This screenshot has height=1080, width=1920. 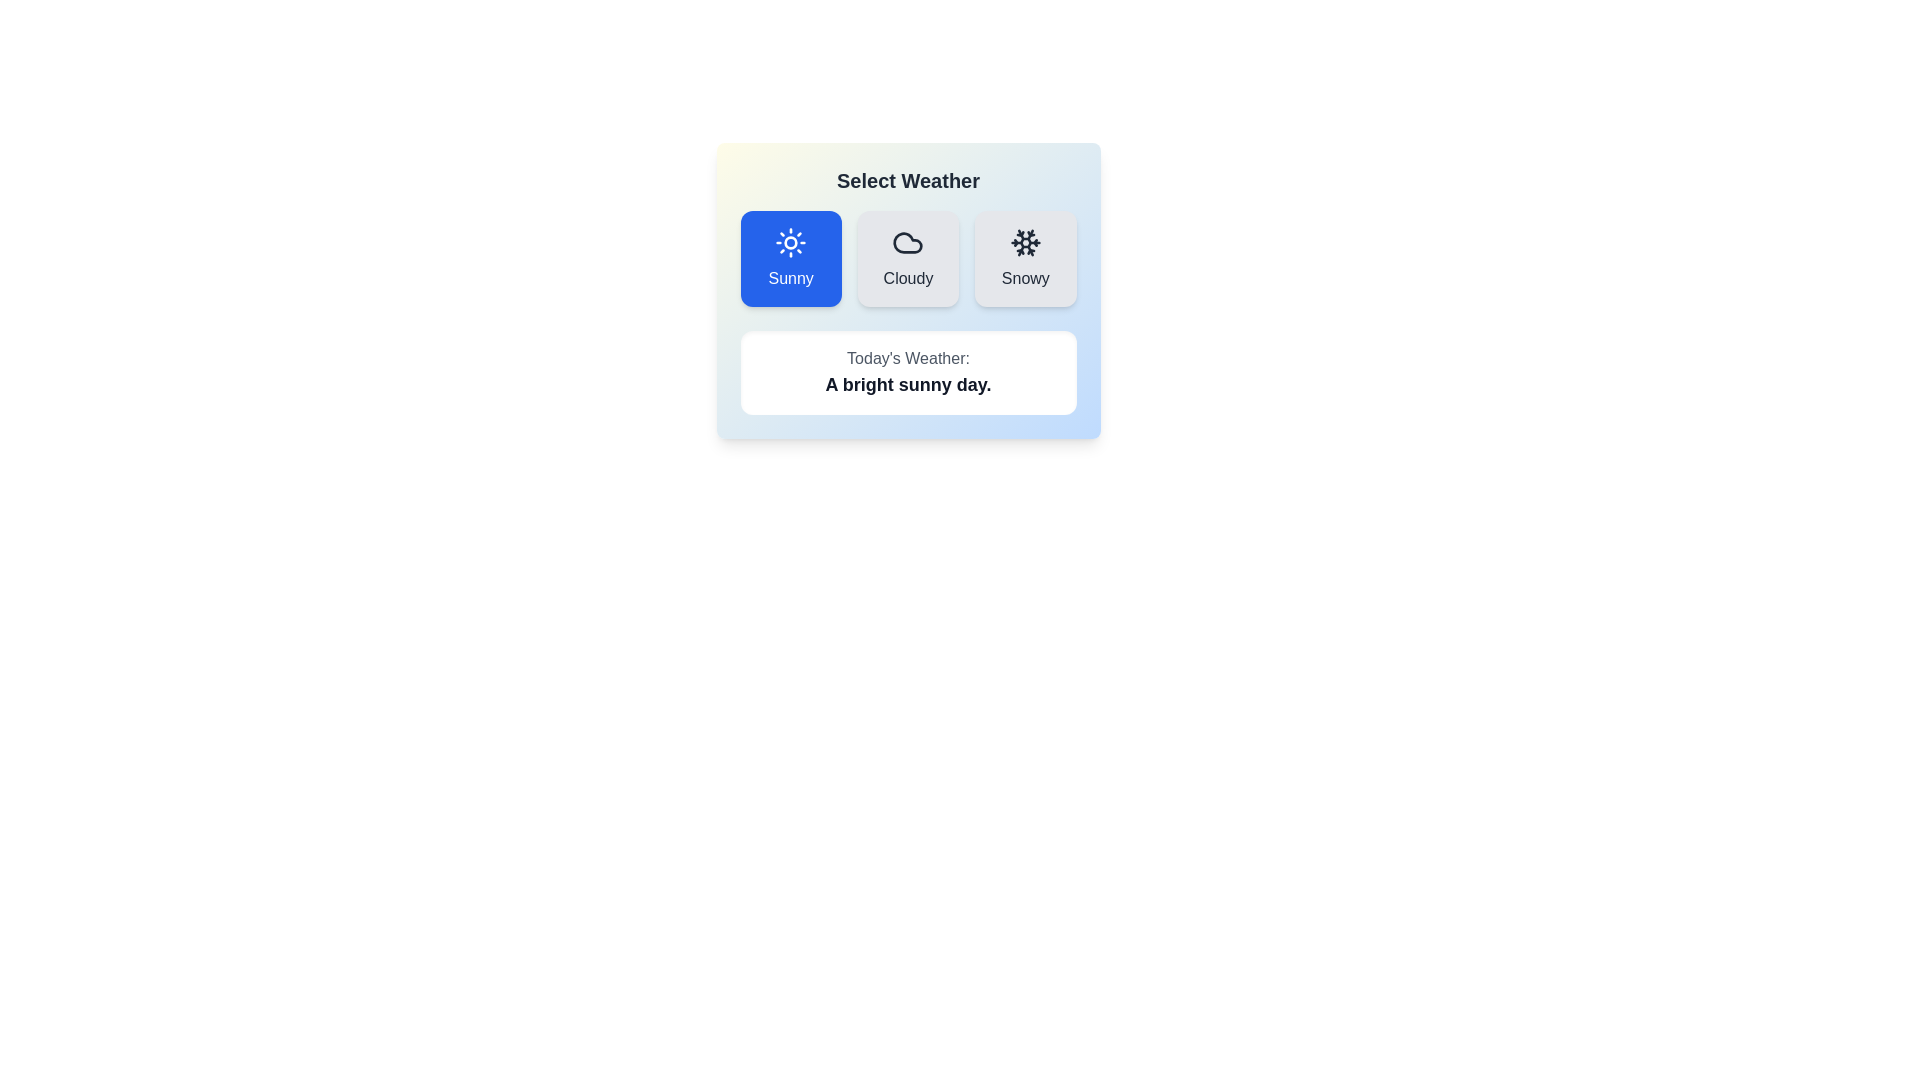 What do you see at coordinates (906, 257) in the screenshot?
I see `the button corresponding to Cloudy to select the desired weather` at bounding box center [906, 257].